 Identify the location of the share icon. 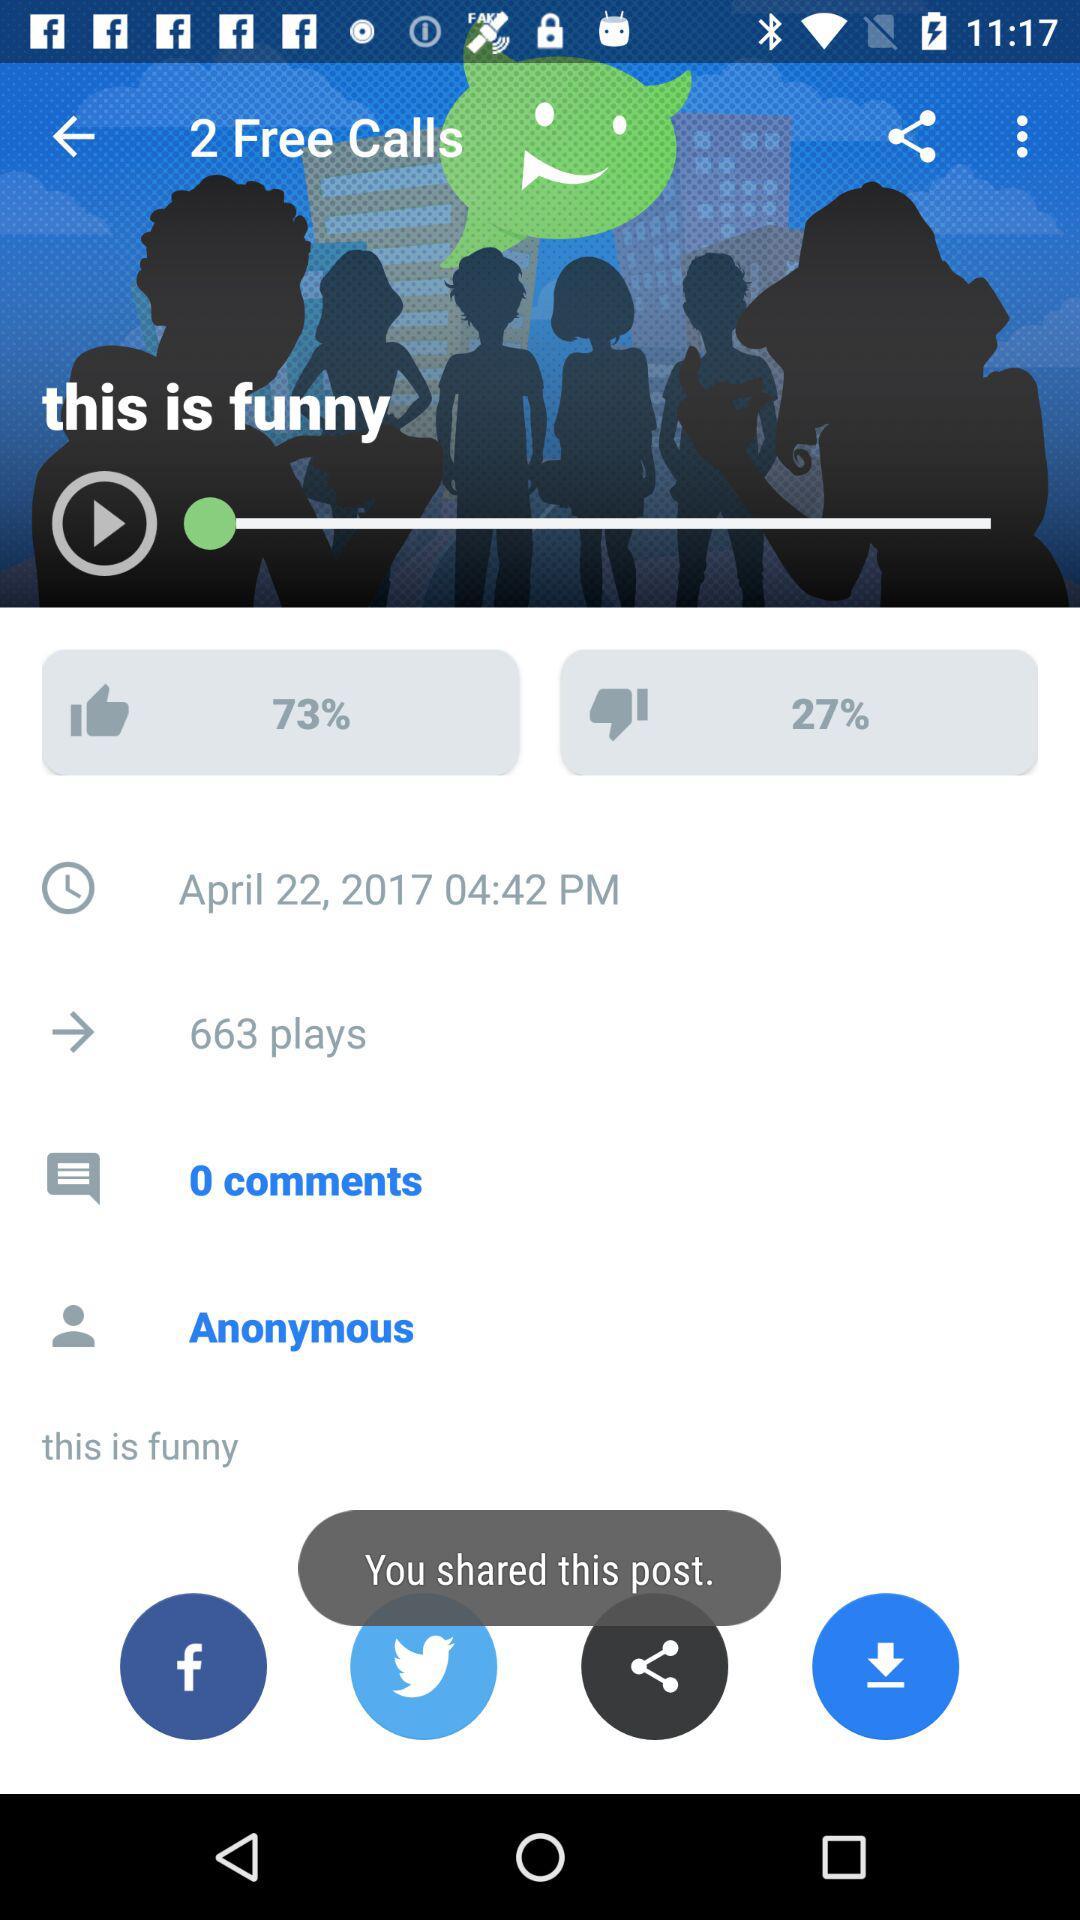
(654, 1666).